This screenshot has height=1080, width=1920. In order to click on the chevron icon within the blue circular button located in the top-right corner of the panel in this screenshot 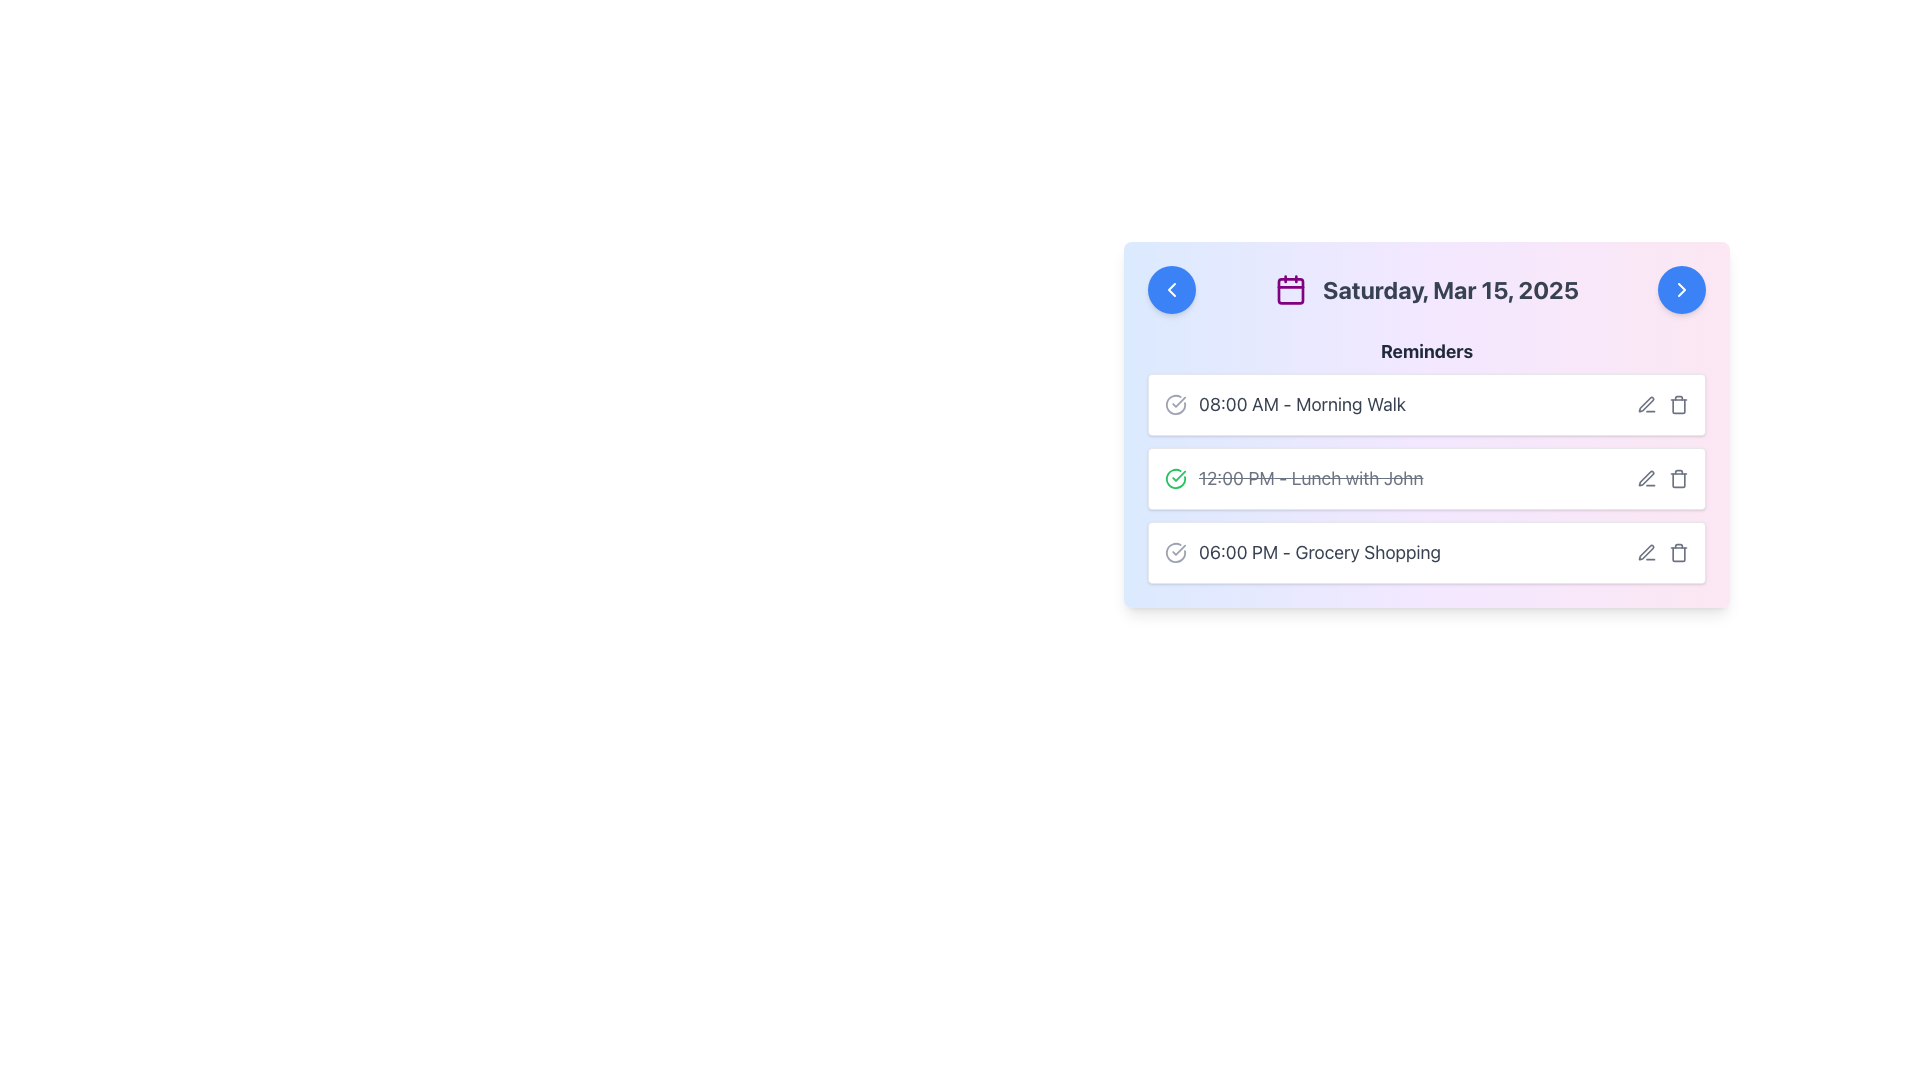, I will do `click(1680, 289)`.